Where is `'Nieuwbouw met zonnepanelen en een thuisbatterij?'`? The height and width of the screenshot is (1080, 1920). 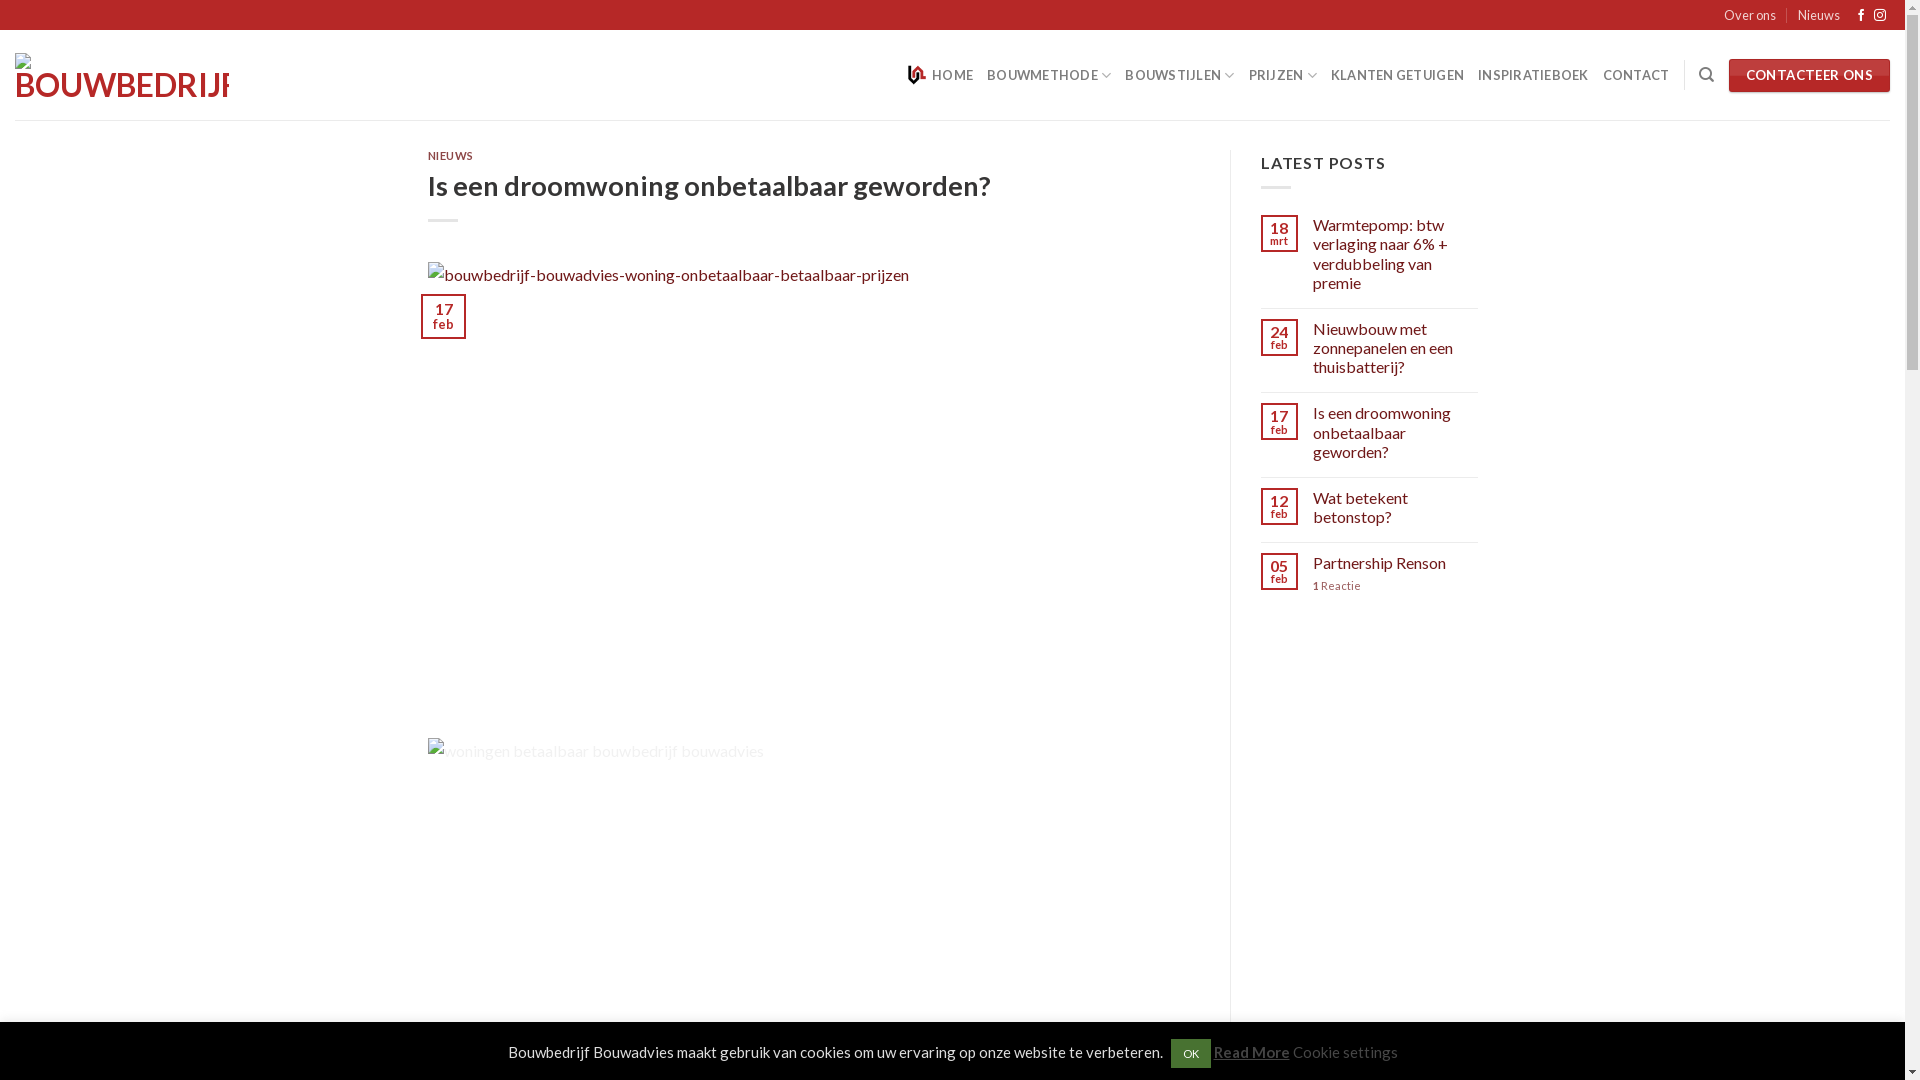 'Nieuwbouw met zonnepanelen en een thuisbatterij?' is located at coordinates (1394, 346).